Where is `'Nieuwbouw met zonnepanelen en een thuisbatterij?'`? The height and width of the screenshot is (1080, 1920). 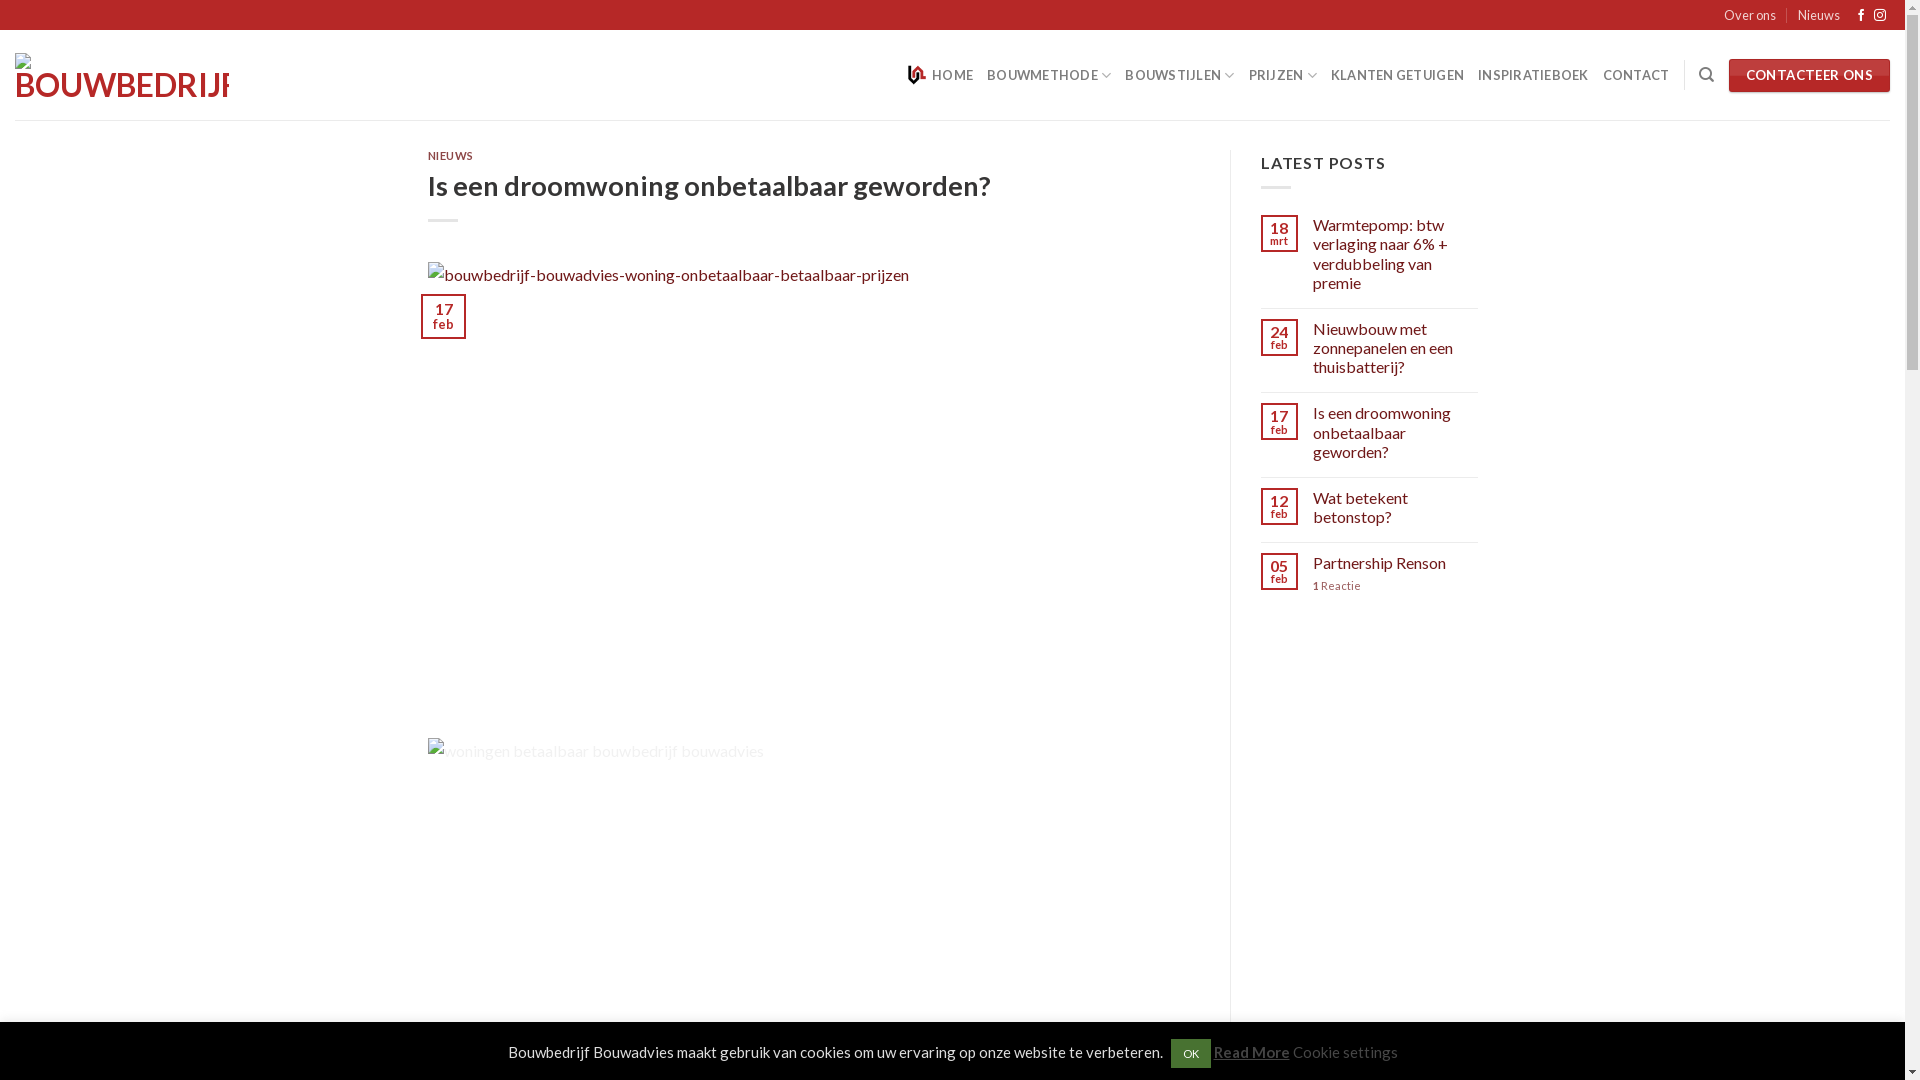 'Nieuwbouw met zonnepanelen en een thuisbatterij?' is located at coordinates (1394, 346).